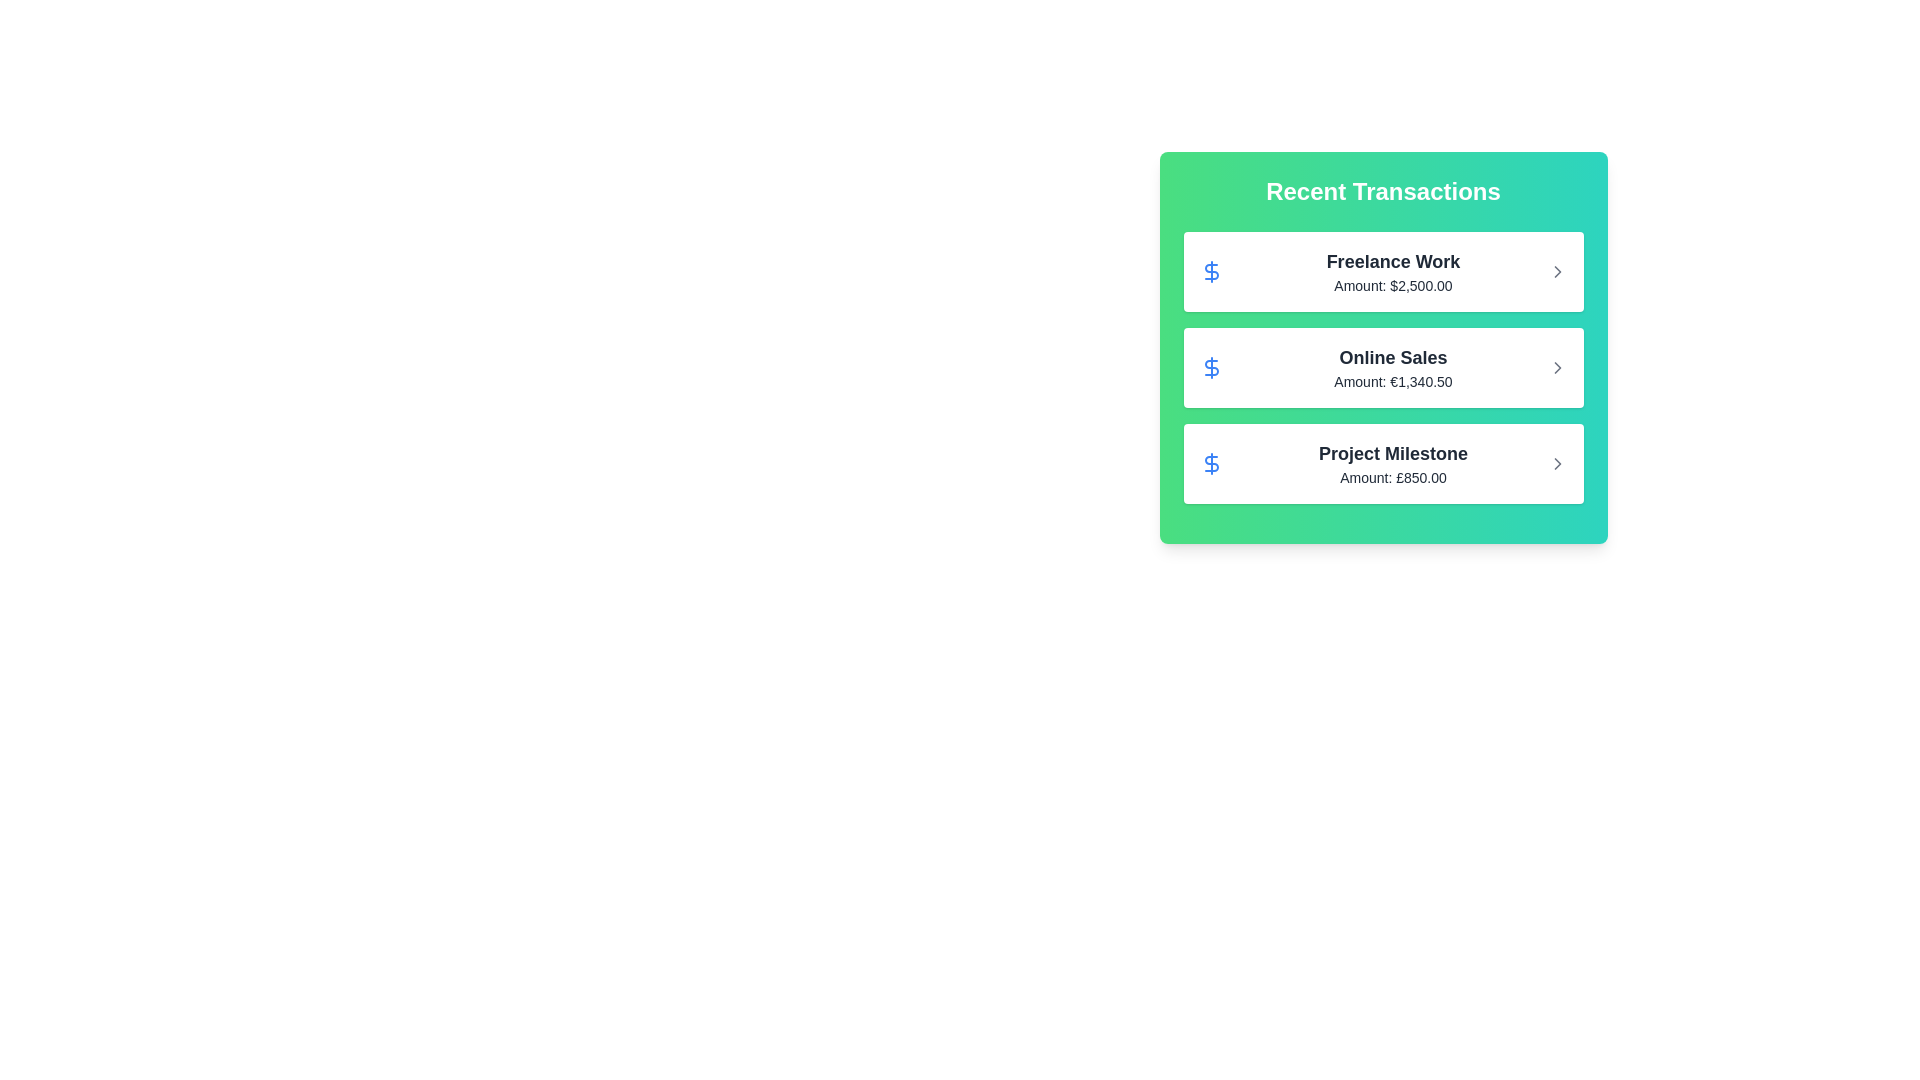 The height and width of the screenshot is (1080, 1920). I want to click on the right-pointing chevron icon in the 'Freelance Work' section, so click(1556, 272).